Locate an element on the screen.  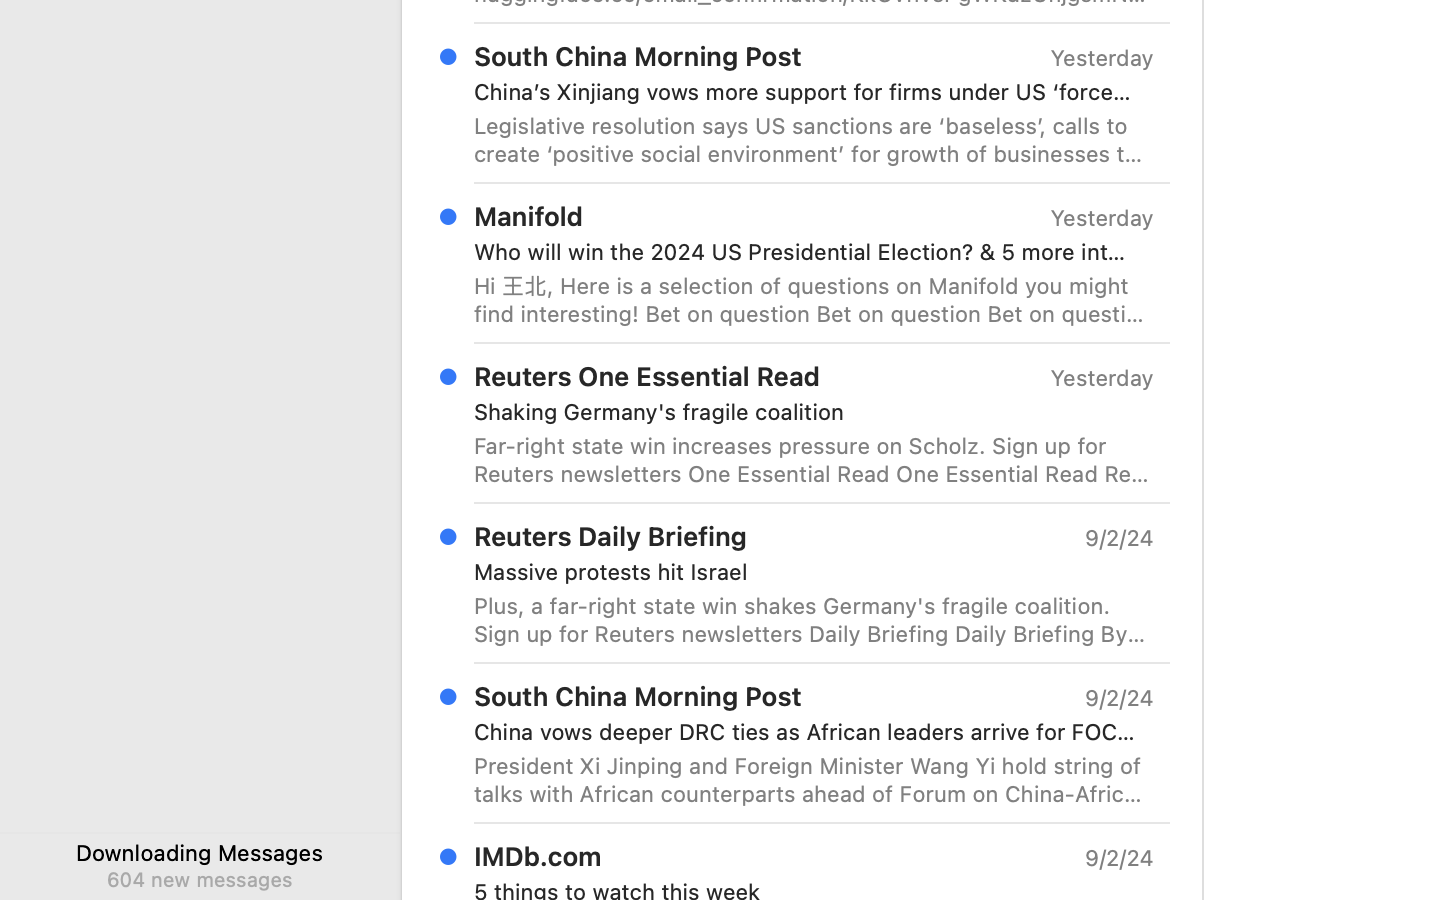
'9/2/24' is located at coordinates (1117, 857).